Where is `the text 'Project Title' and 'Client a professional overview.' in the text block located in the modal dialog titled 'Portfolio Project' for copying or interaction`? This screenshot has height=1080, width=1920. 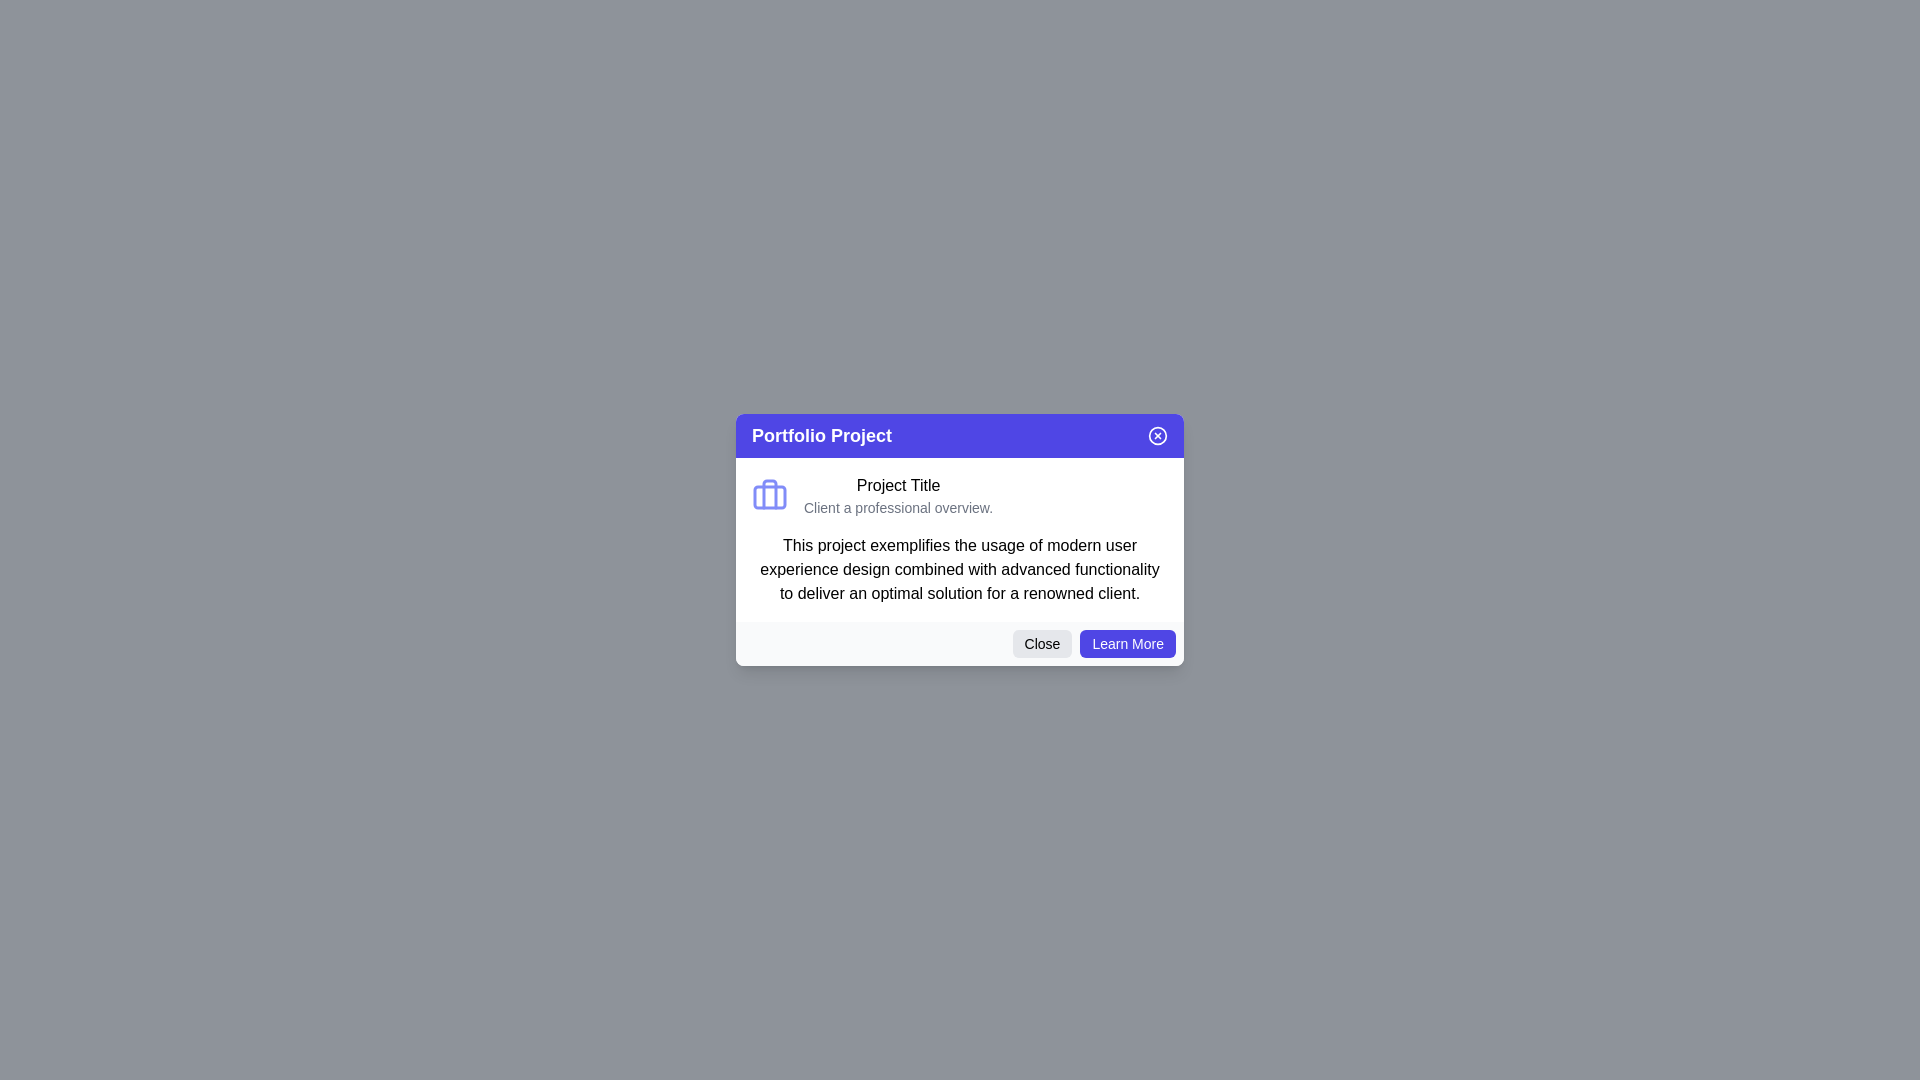 the text 'Project Title' and 'Client a professional overview.' in the text block located in the modal dialog titled 'Portfolio Project' for copying or interaction is located at coordinates (897, 495).